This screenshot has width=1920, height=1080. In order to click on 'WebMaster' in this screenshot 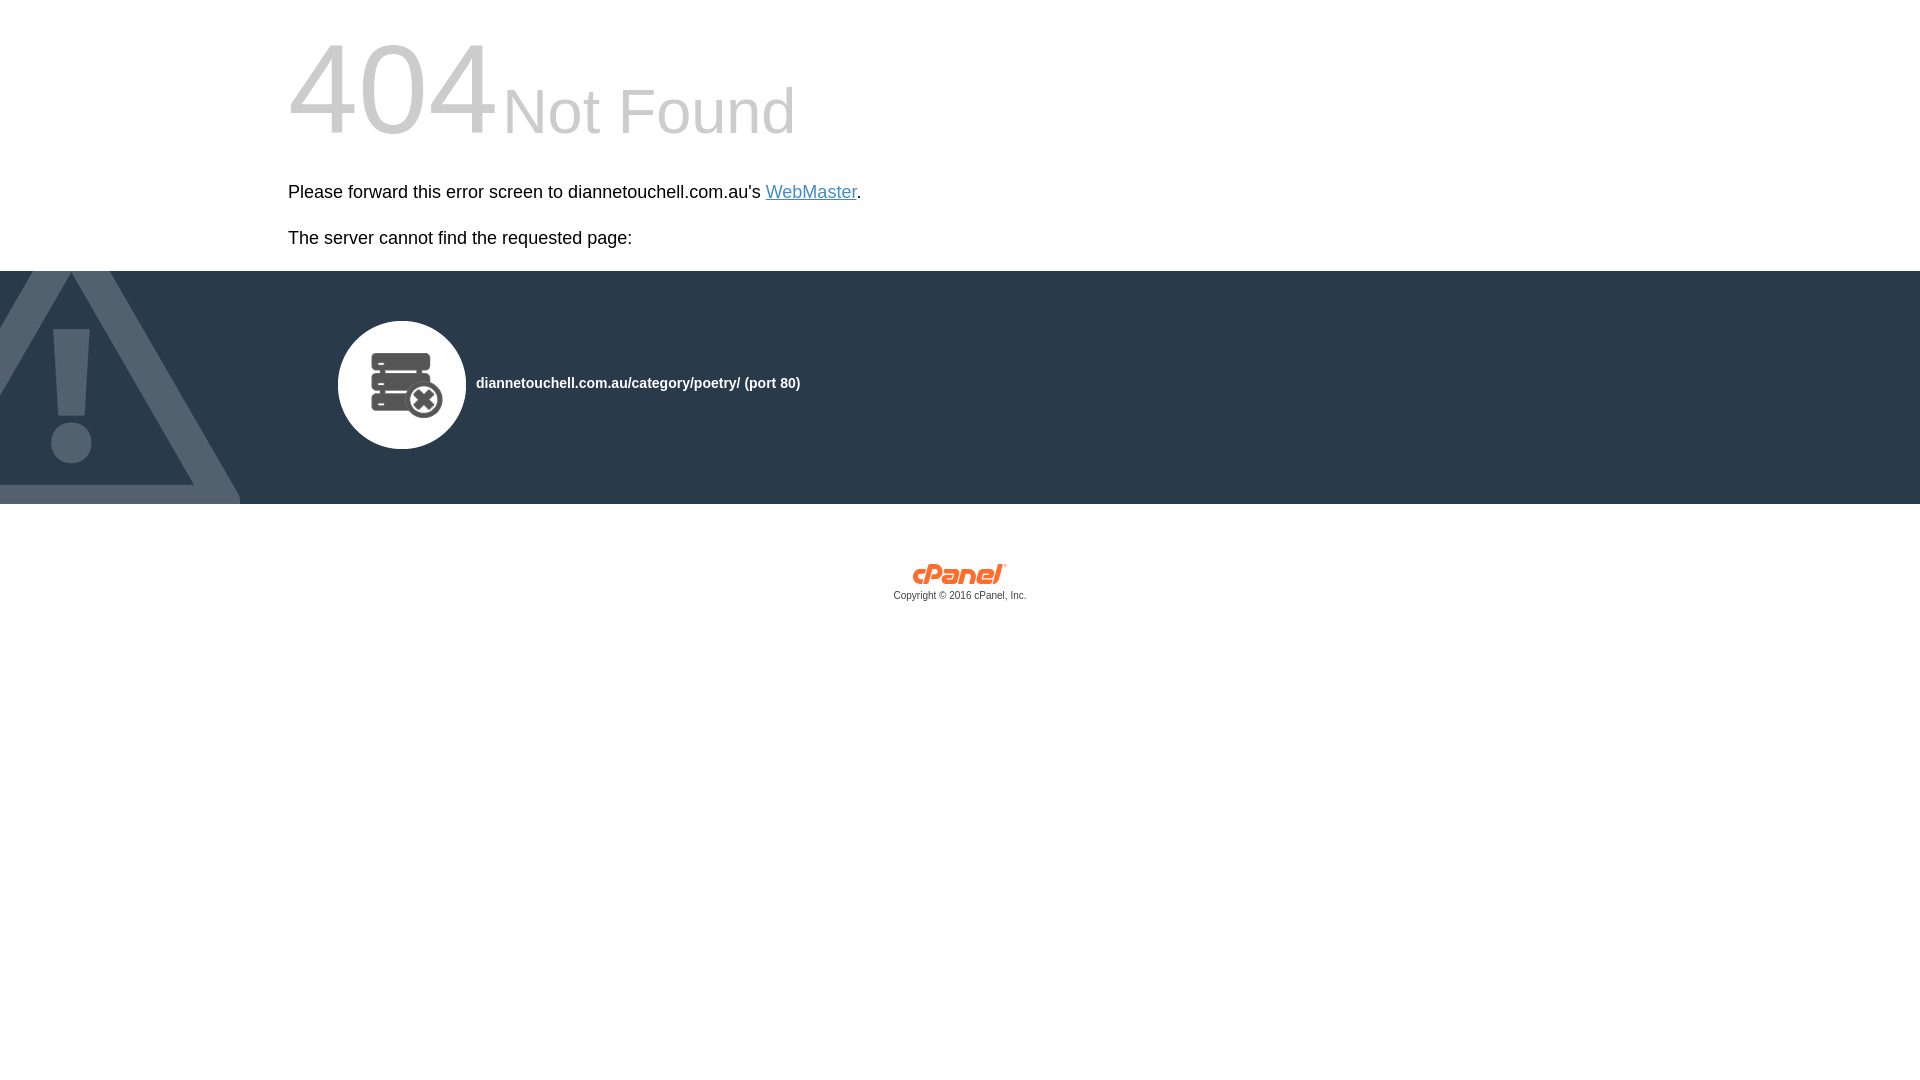, I will do `click(811, 192)`.